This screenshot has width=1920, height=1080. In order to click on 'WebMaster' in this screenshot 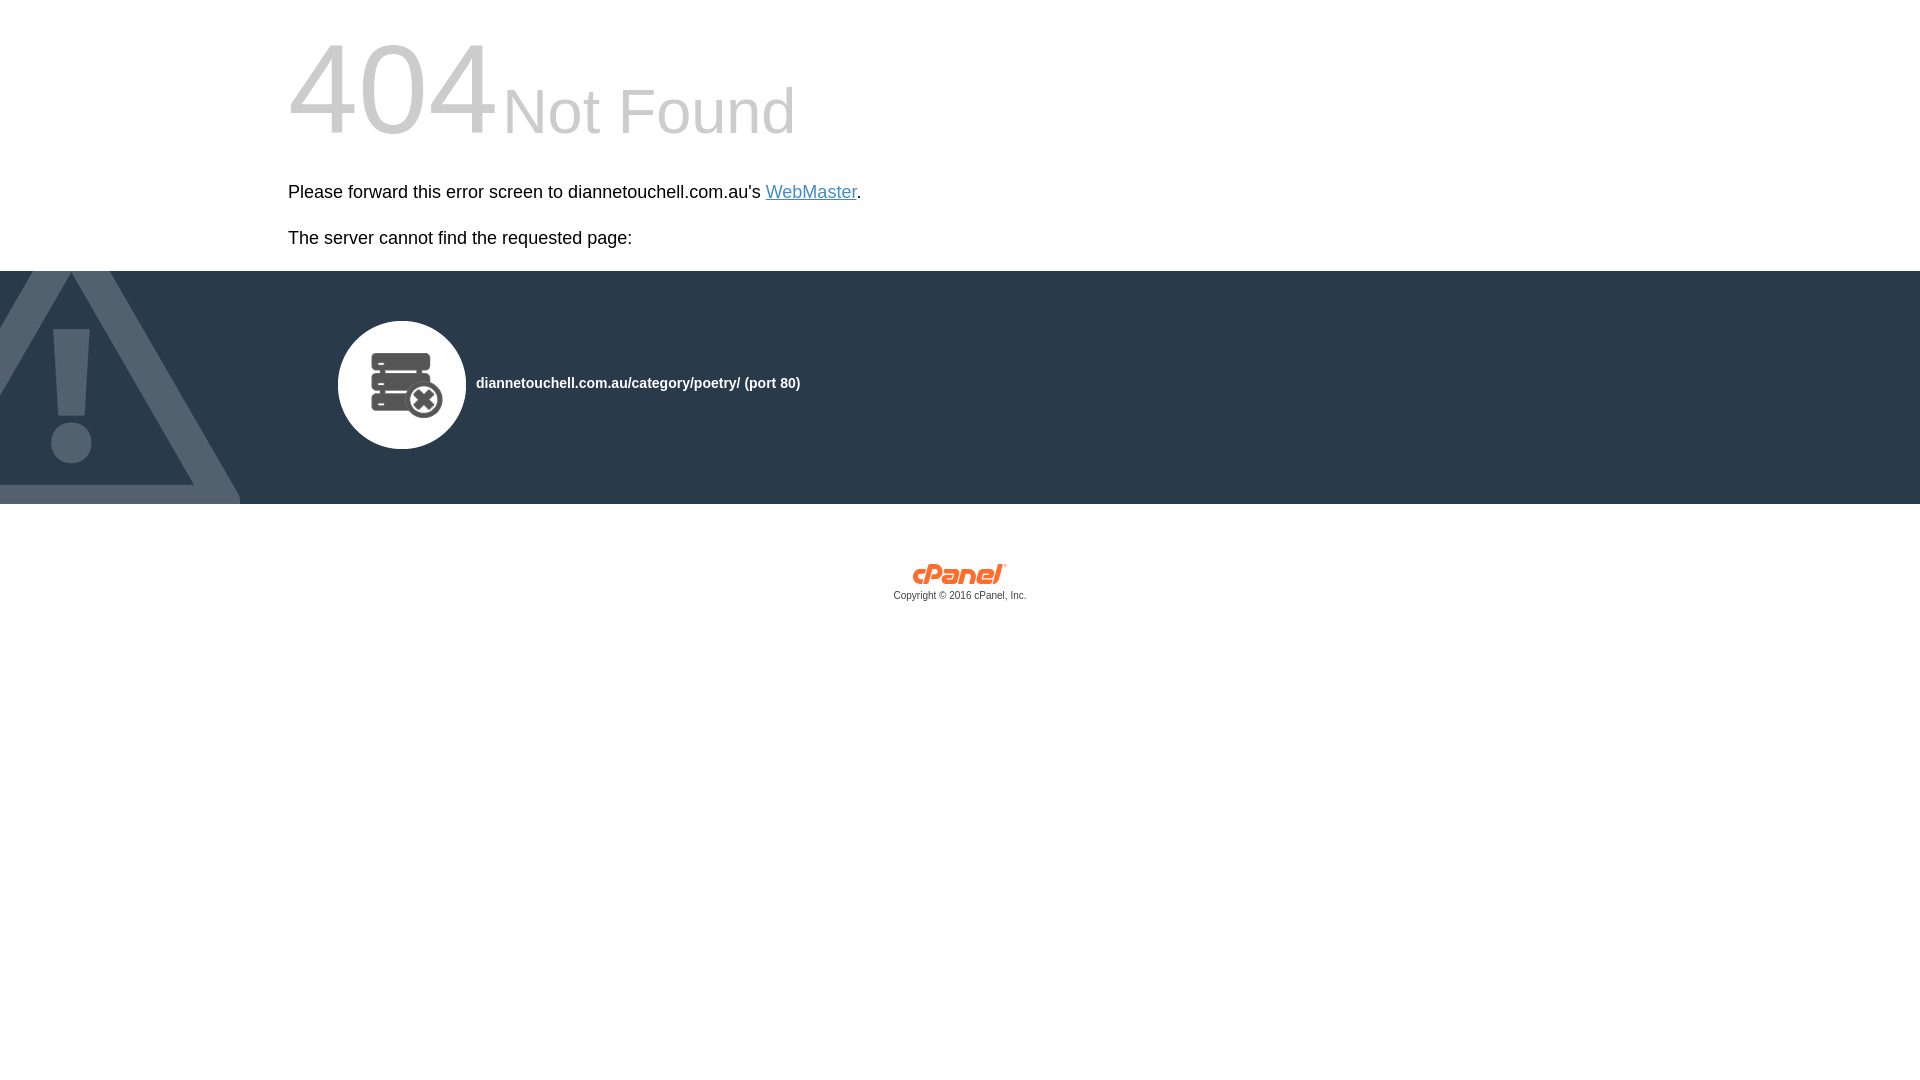, I will do `click(811, 192)`.